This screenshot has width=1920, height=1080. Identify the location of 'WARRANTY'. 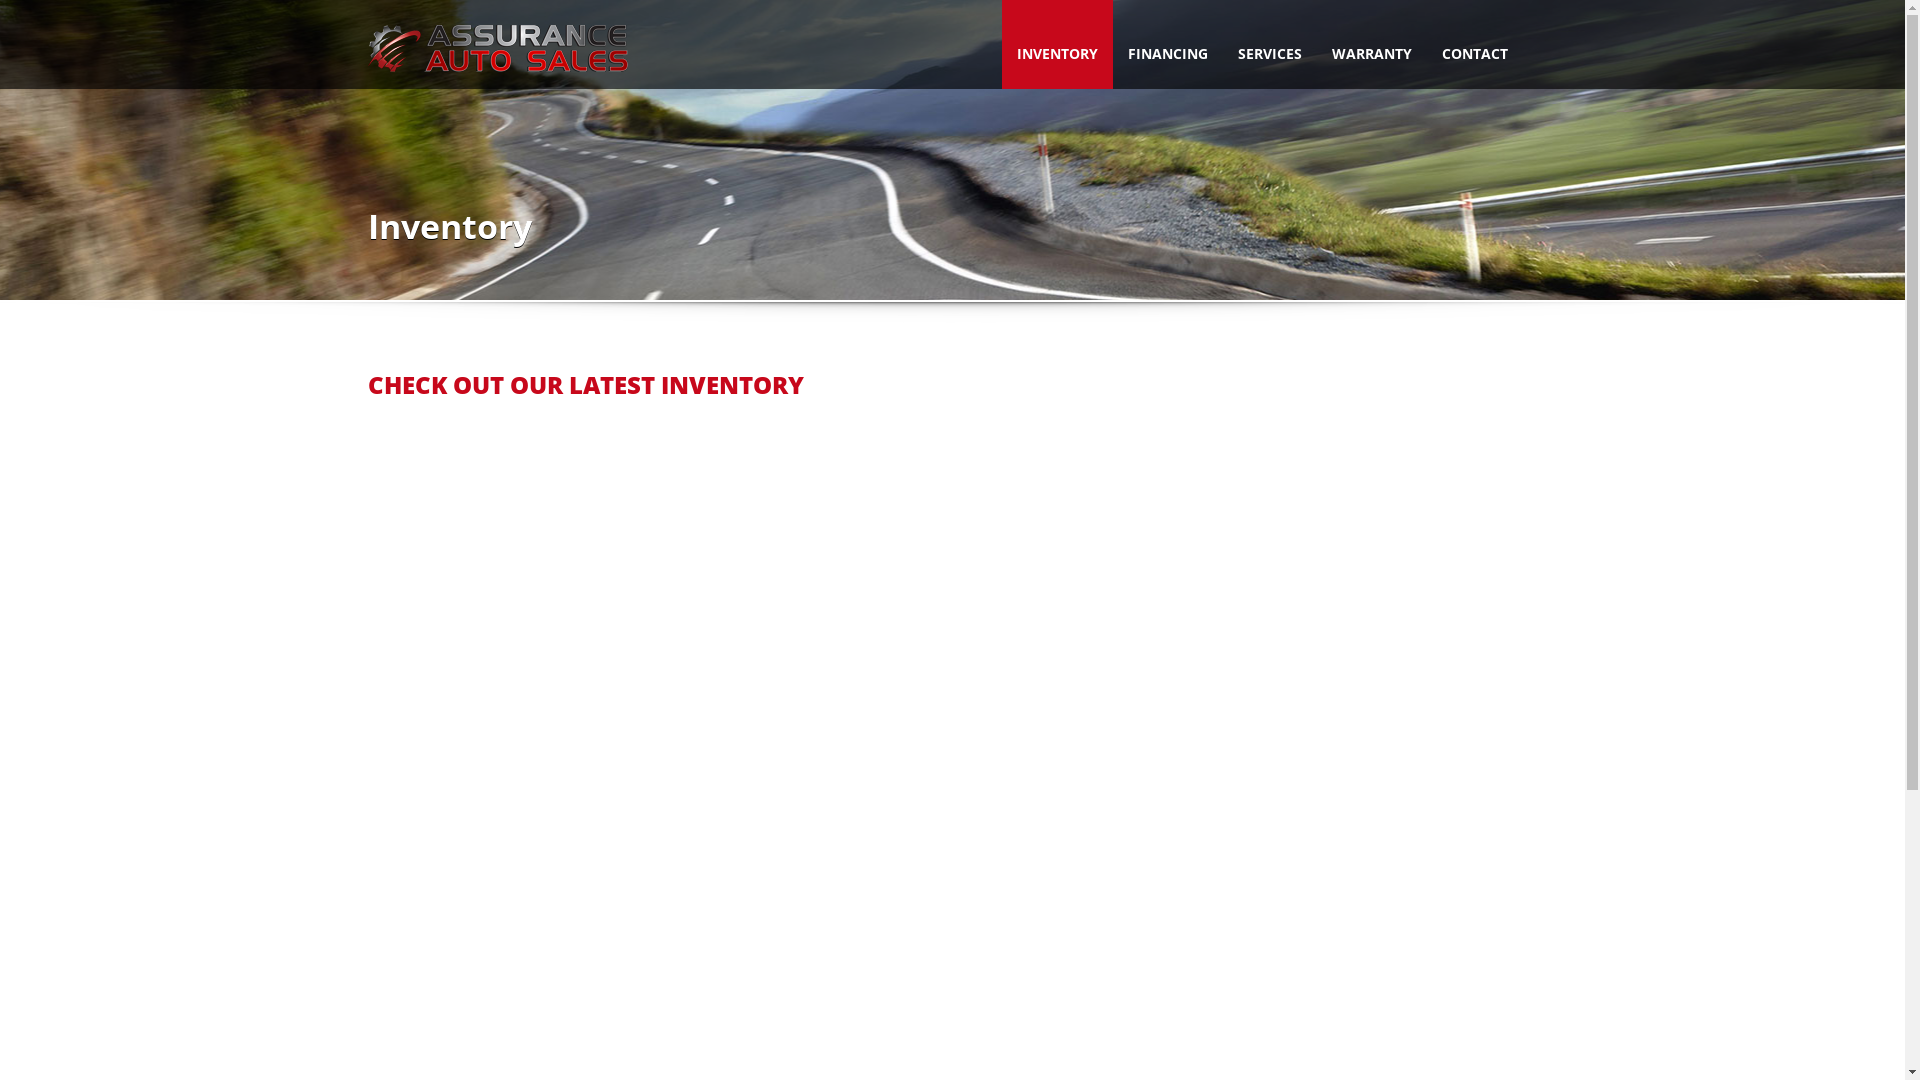
(1315, 44).